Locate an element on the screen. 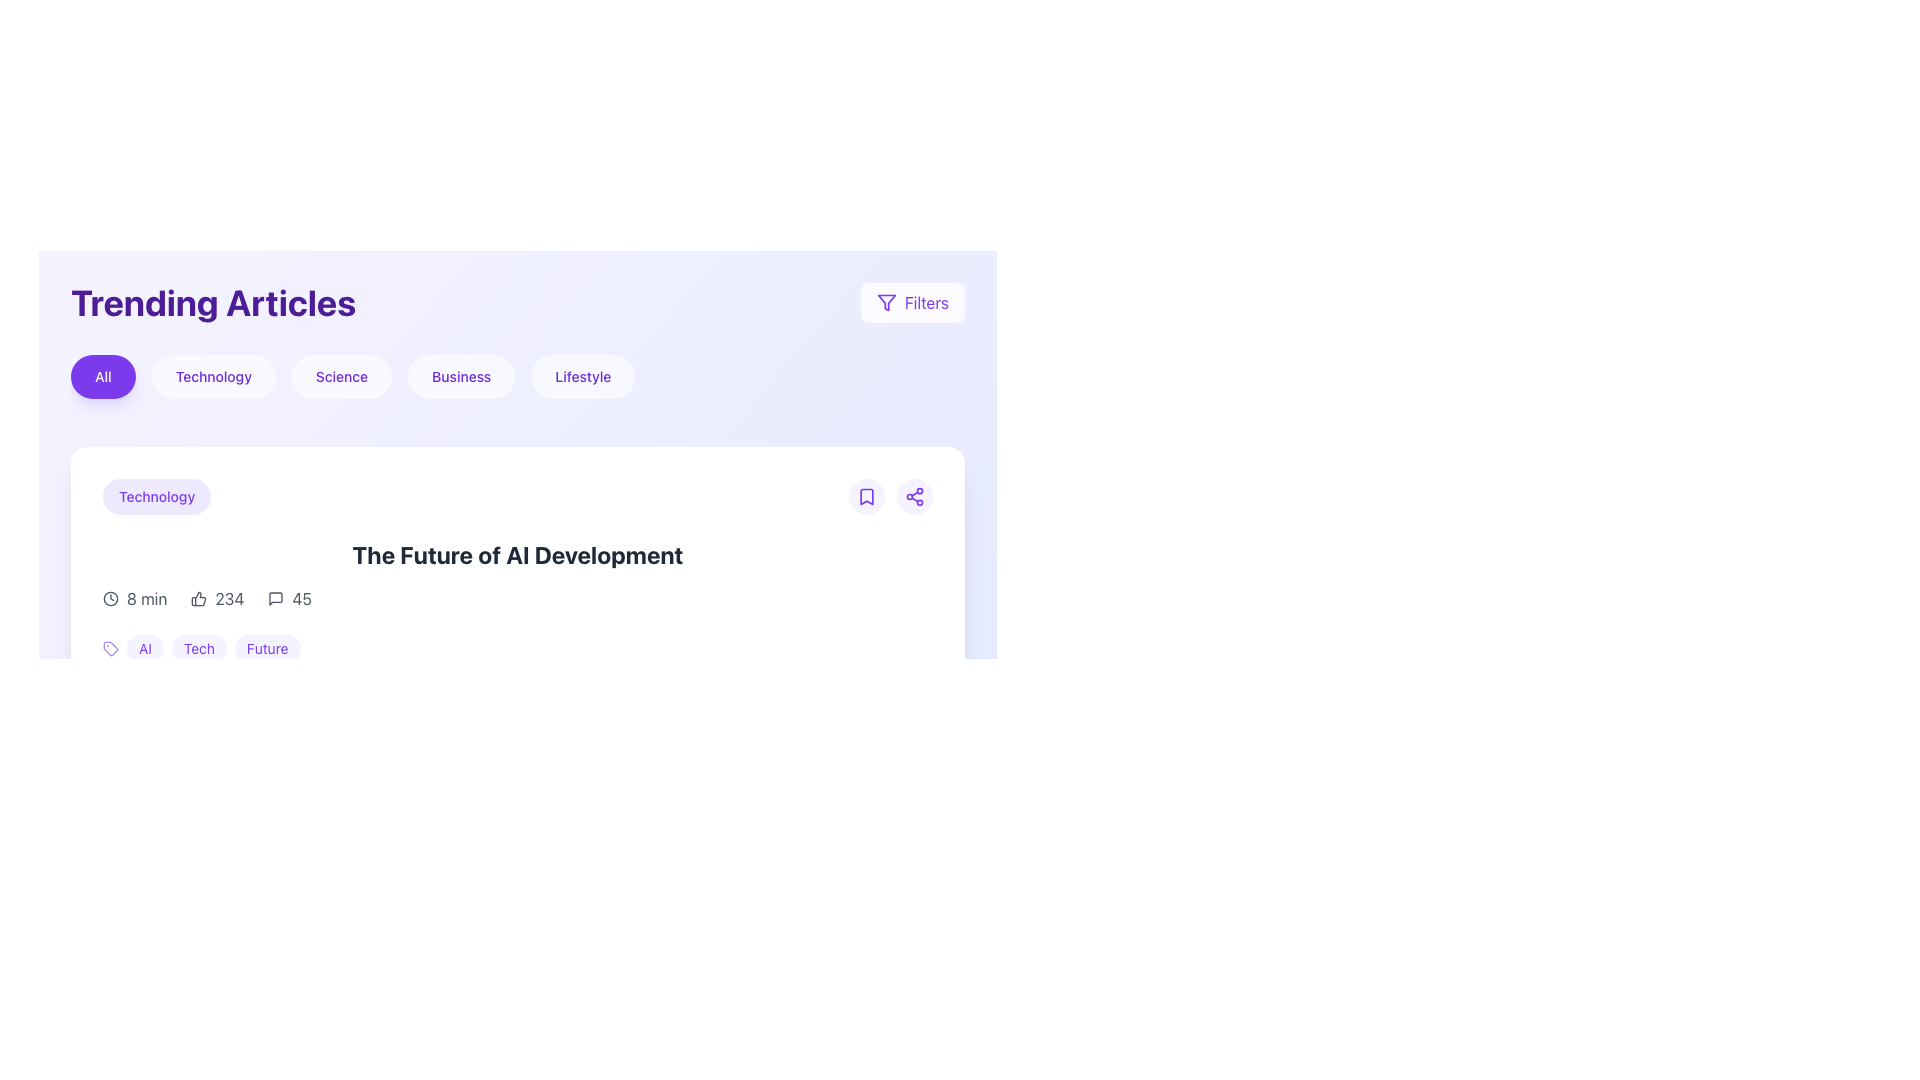 Image resolution: width=1920 pixels, height=1080 pixels. comment count displayed by the informational label that shows the number of comments associated with the article, located within the metadata panel is located at coordinates (289, 597).